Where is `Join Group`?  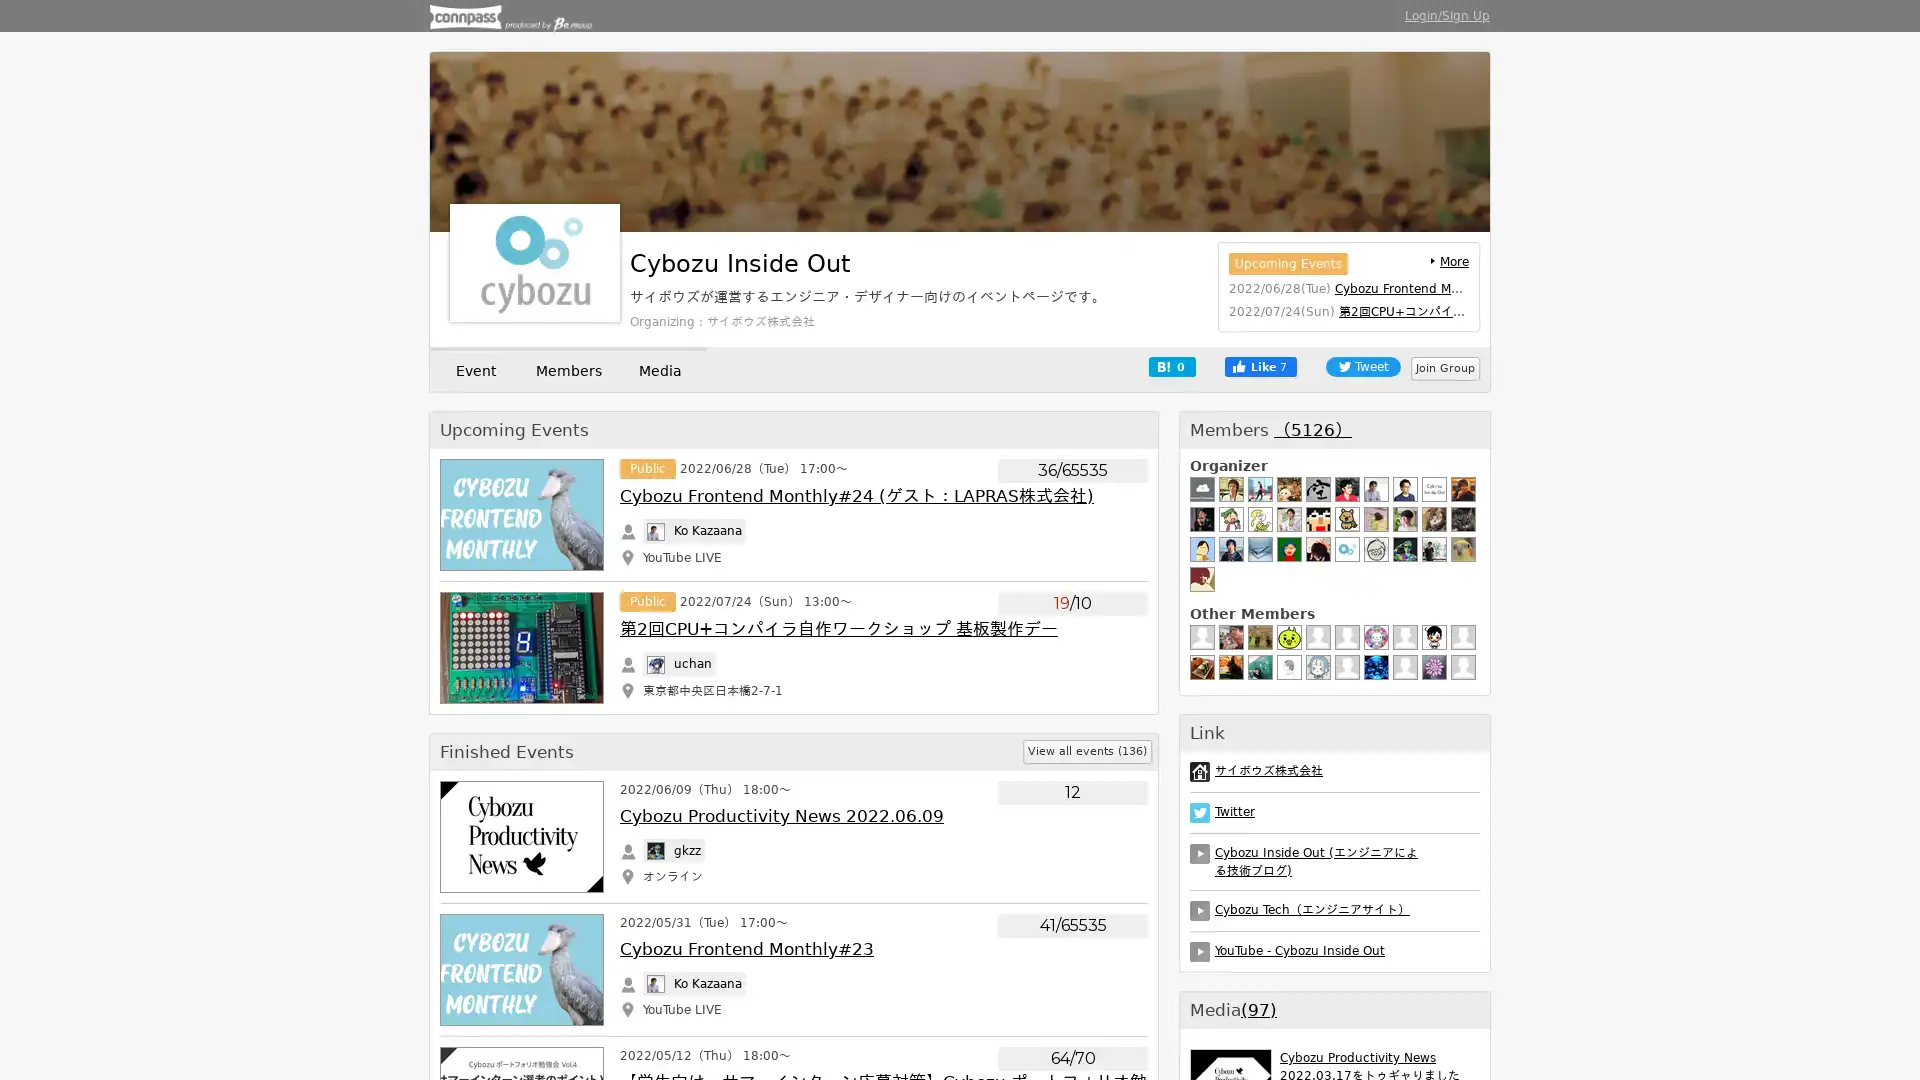 Join Group is located at coordinates (1445, 367).